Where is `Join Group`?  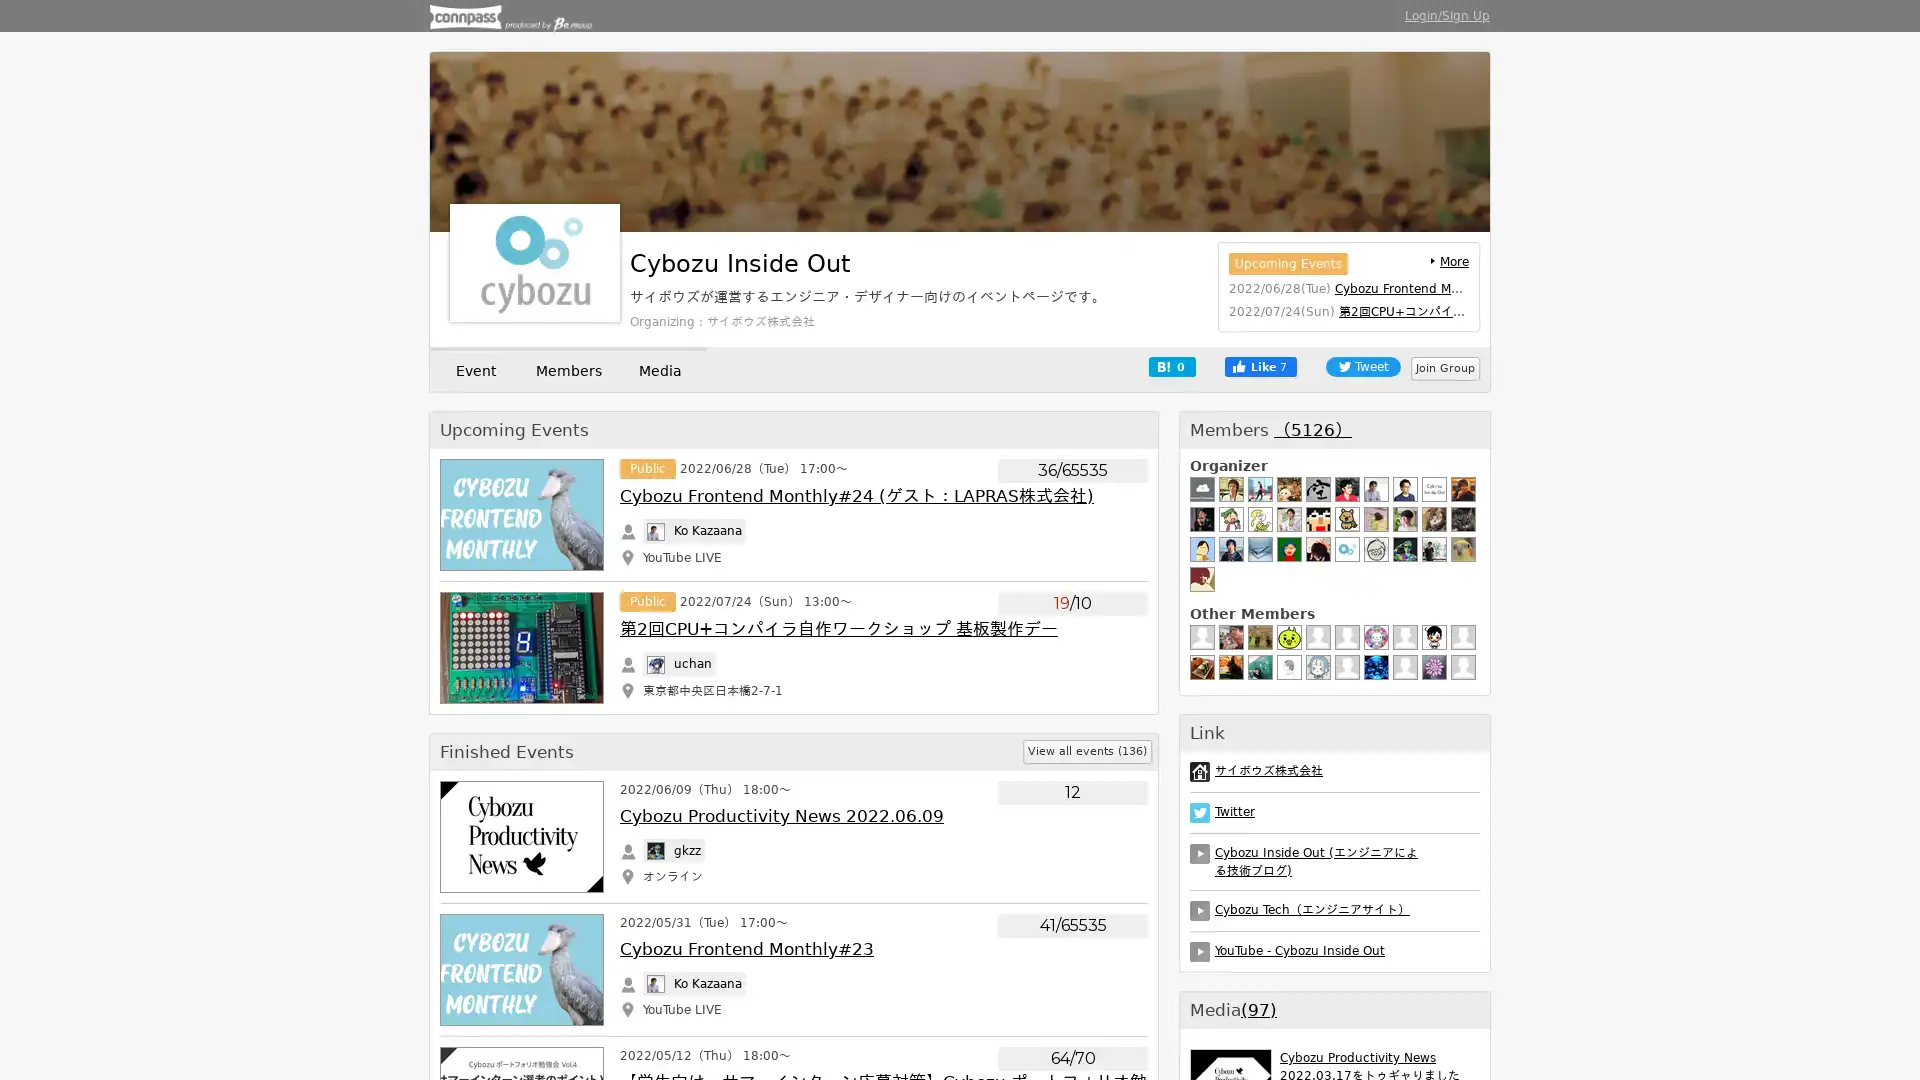 Join Group is located at coordinates (1445, 367).